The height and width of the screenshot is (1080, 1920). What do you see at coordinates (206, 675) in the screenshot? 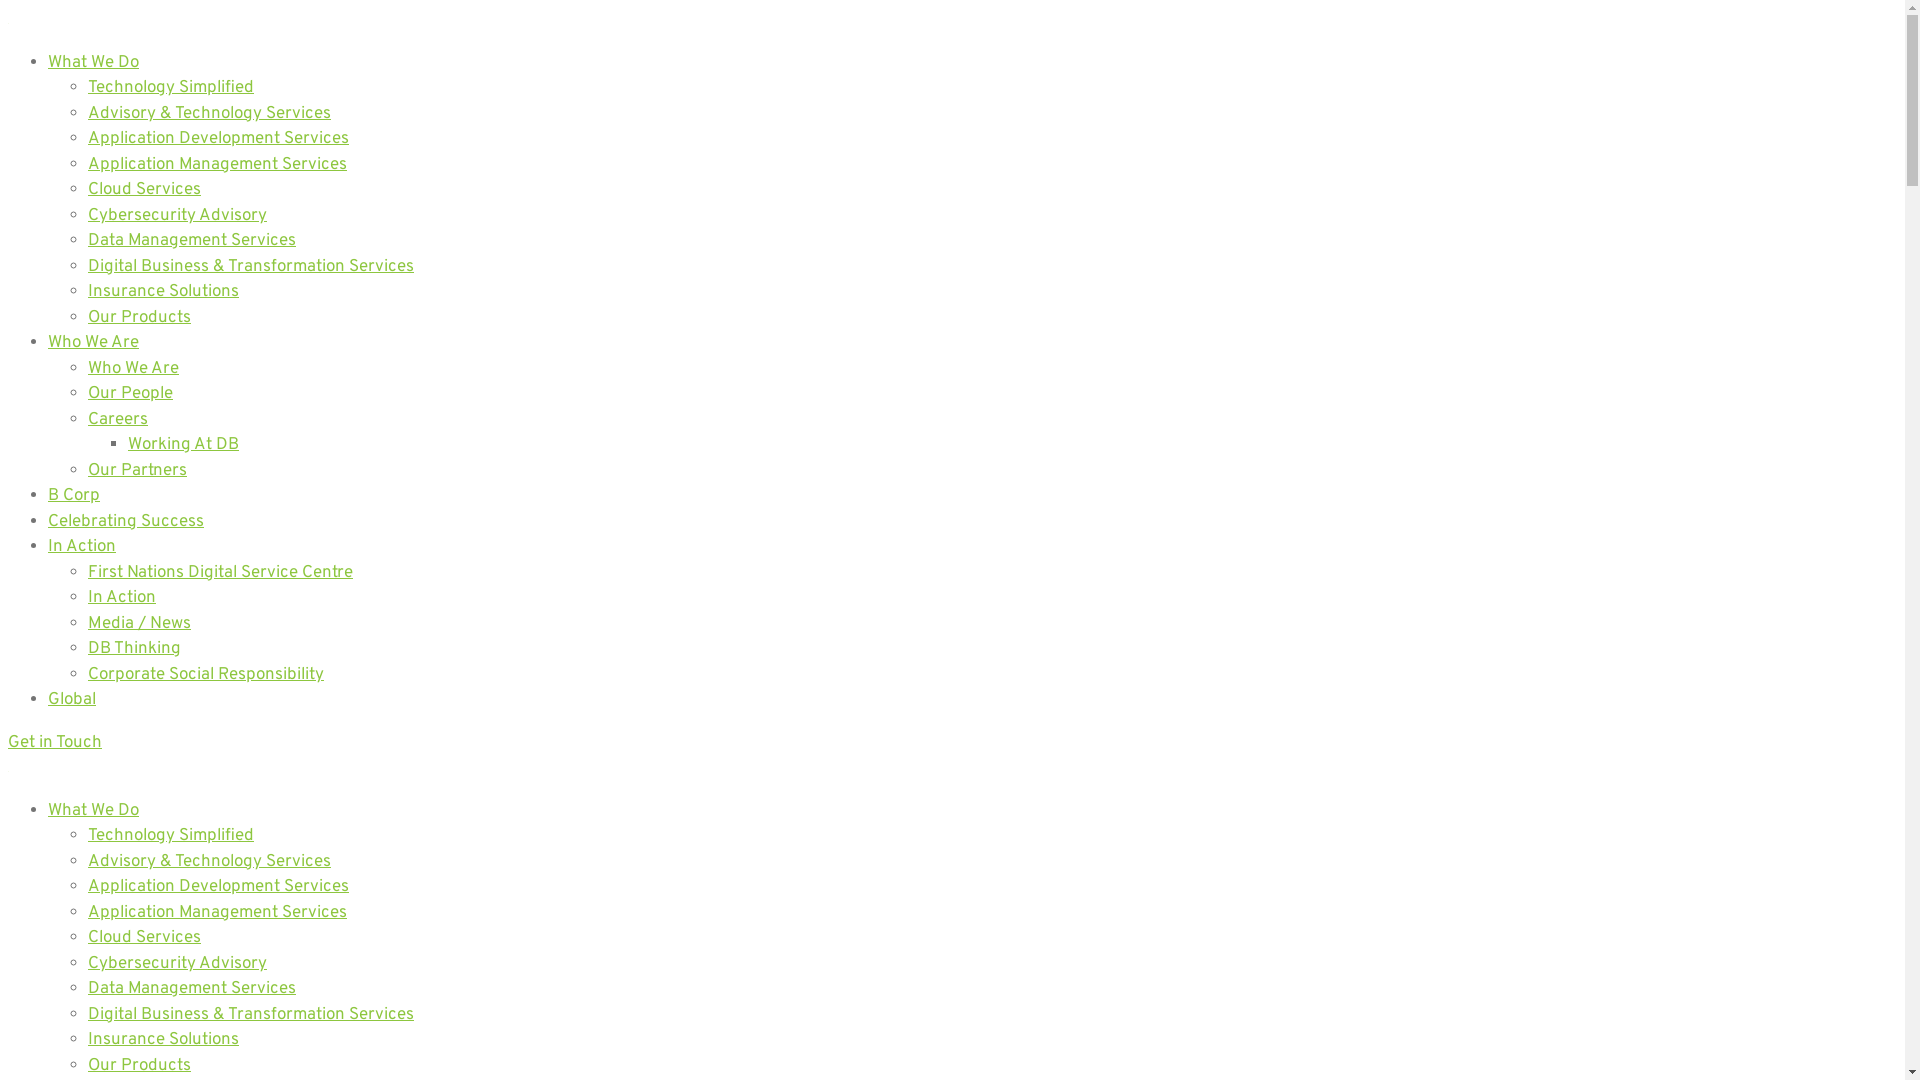
I see `'Corporate Social Responsibility'` at bounding box center [206, 675].